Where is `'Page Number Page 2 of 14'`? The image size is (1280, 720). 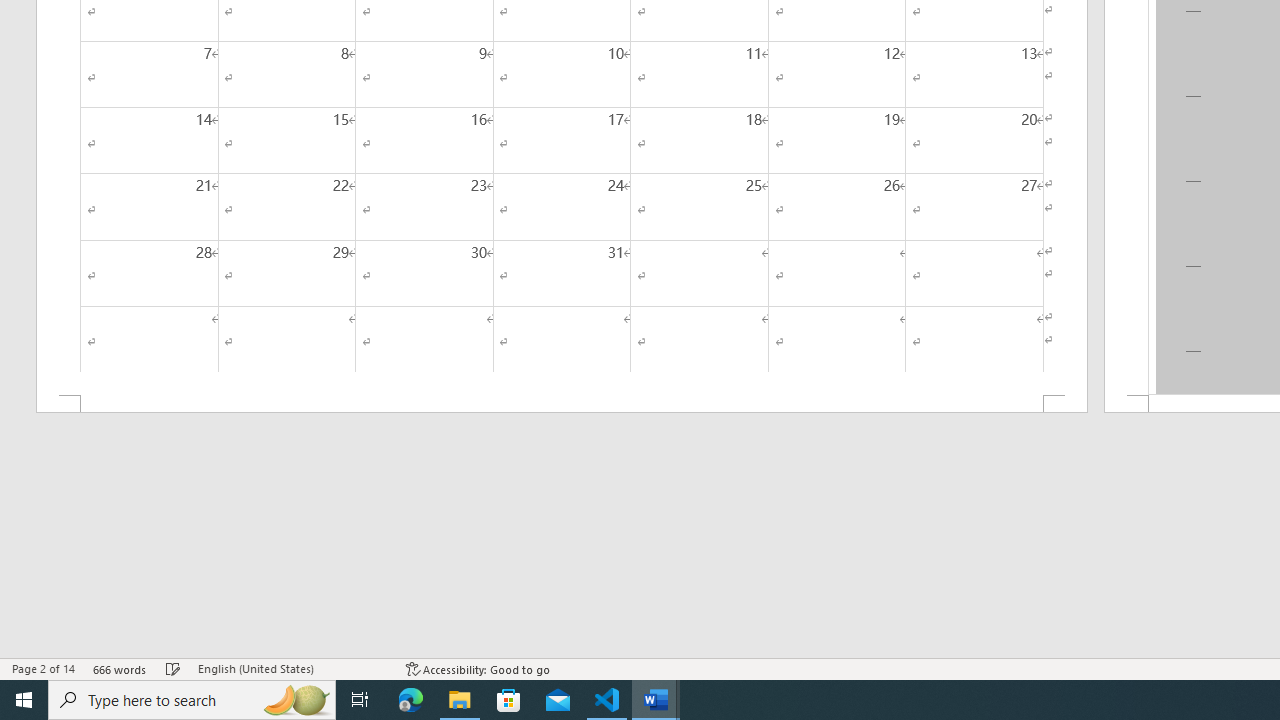 'Page Number Page 2 of 14' is located at coordinates (43, 669).